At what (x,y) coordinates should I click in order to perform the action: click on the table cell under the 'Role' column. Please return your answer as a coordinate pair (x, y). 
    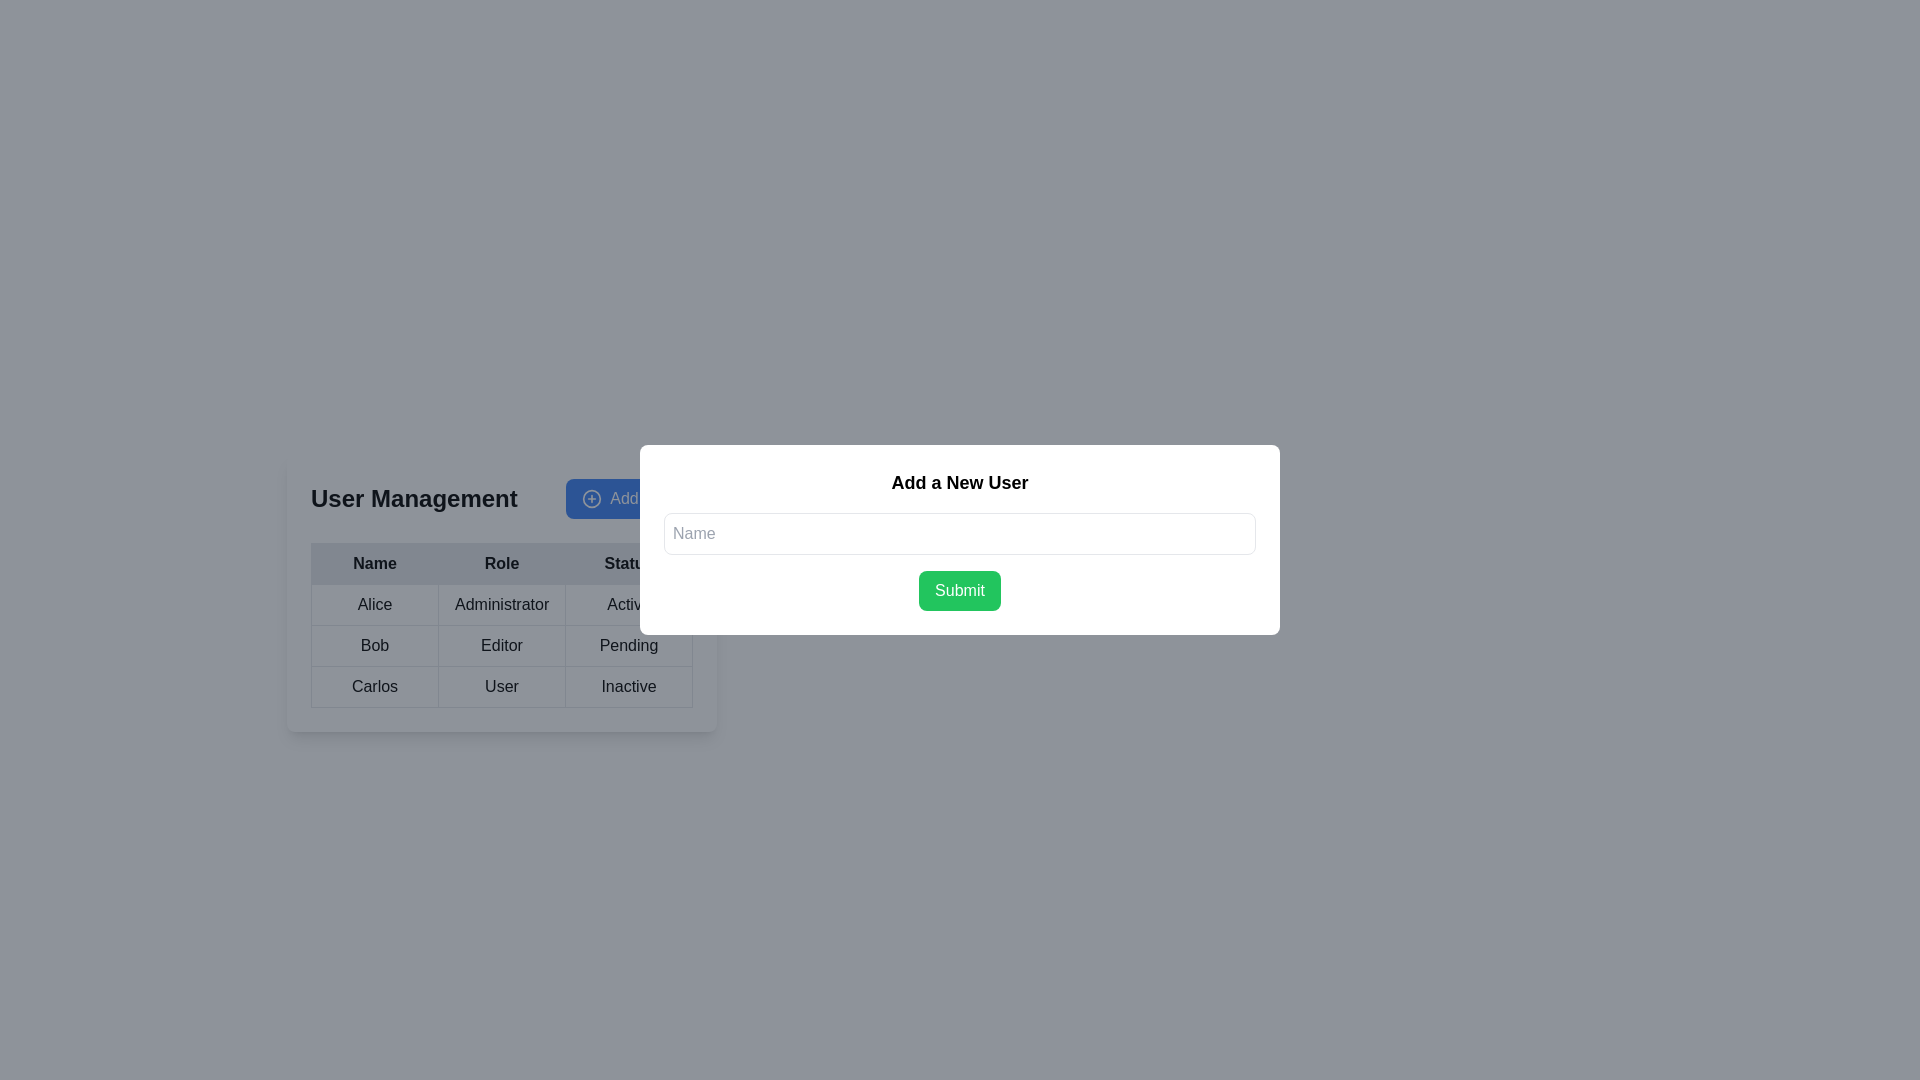
    Looking at the image, I should click on (502, 675).